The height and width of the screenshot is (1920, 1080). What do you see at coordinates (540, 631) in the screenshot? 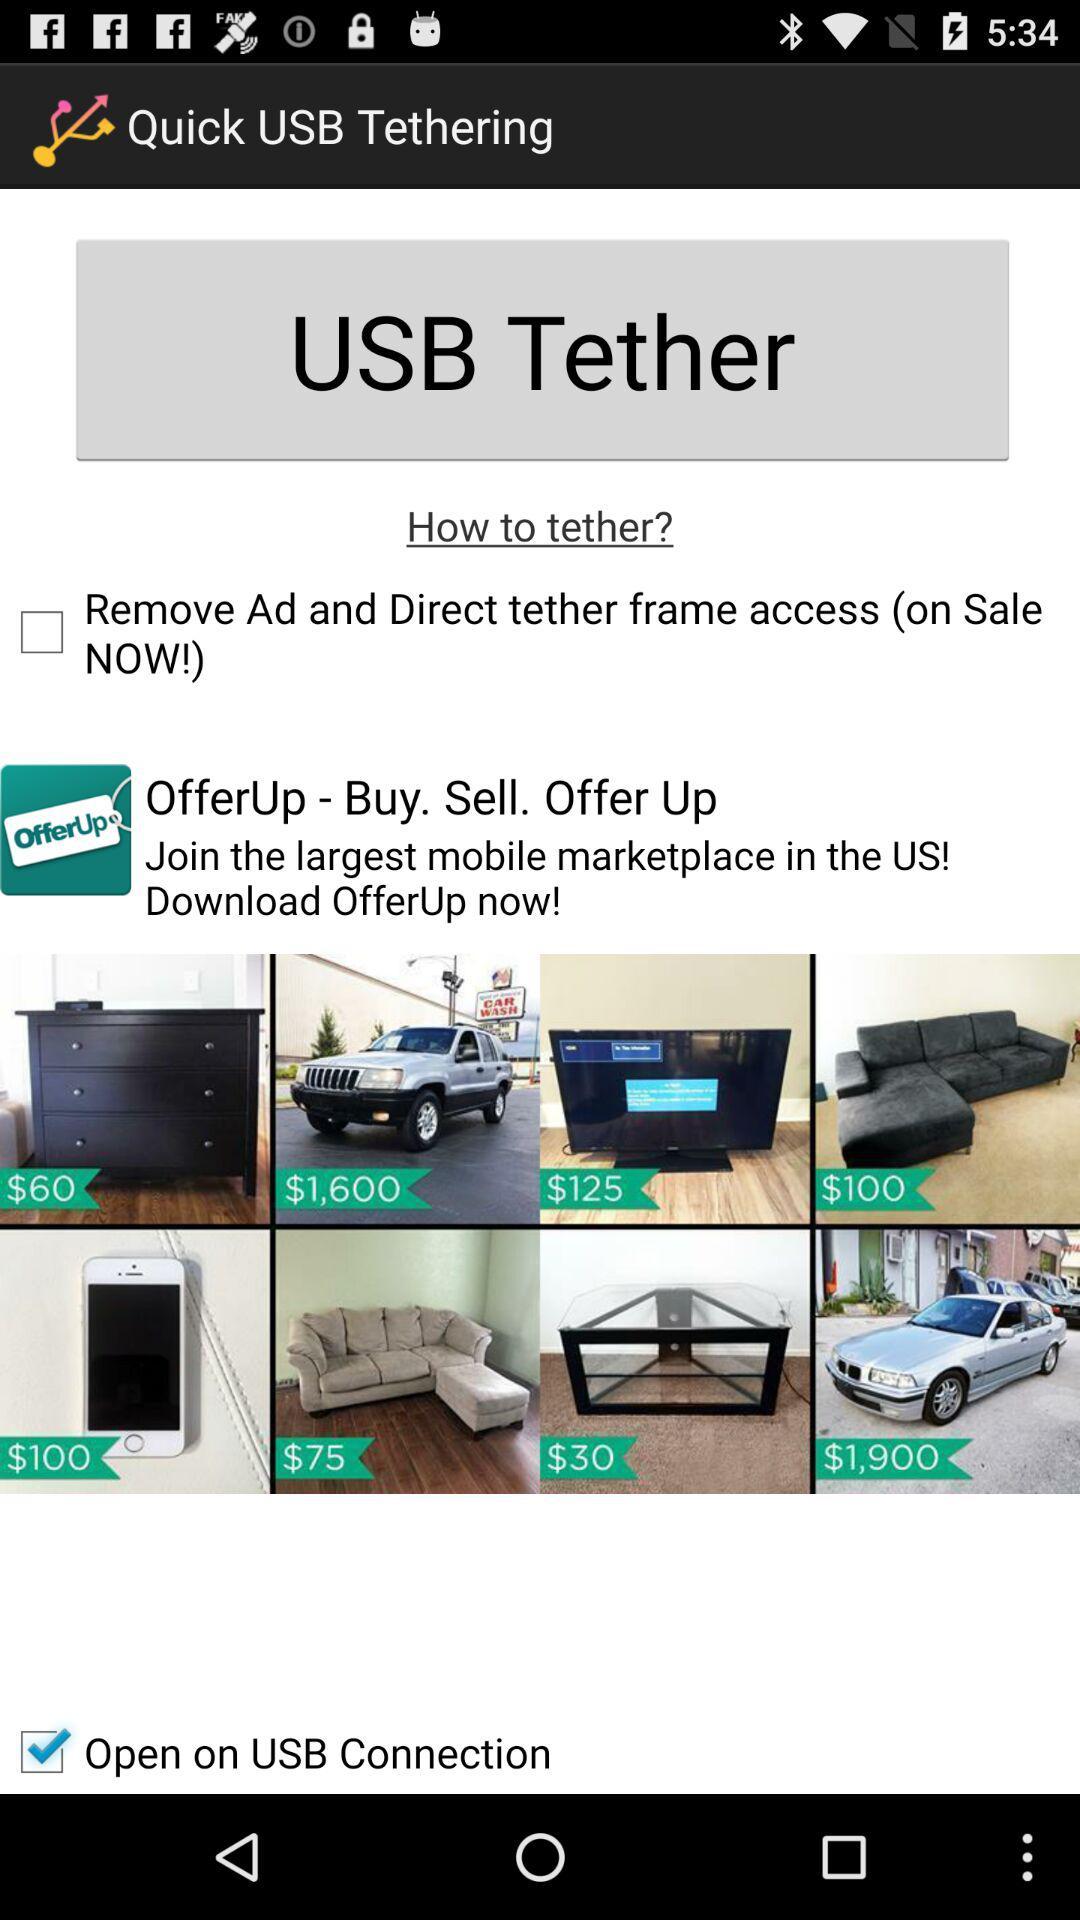
I see `the app below how to tether? icon` at bounding box center [540, 631].